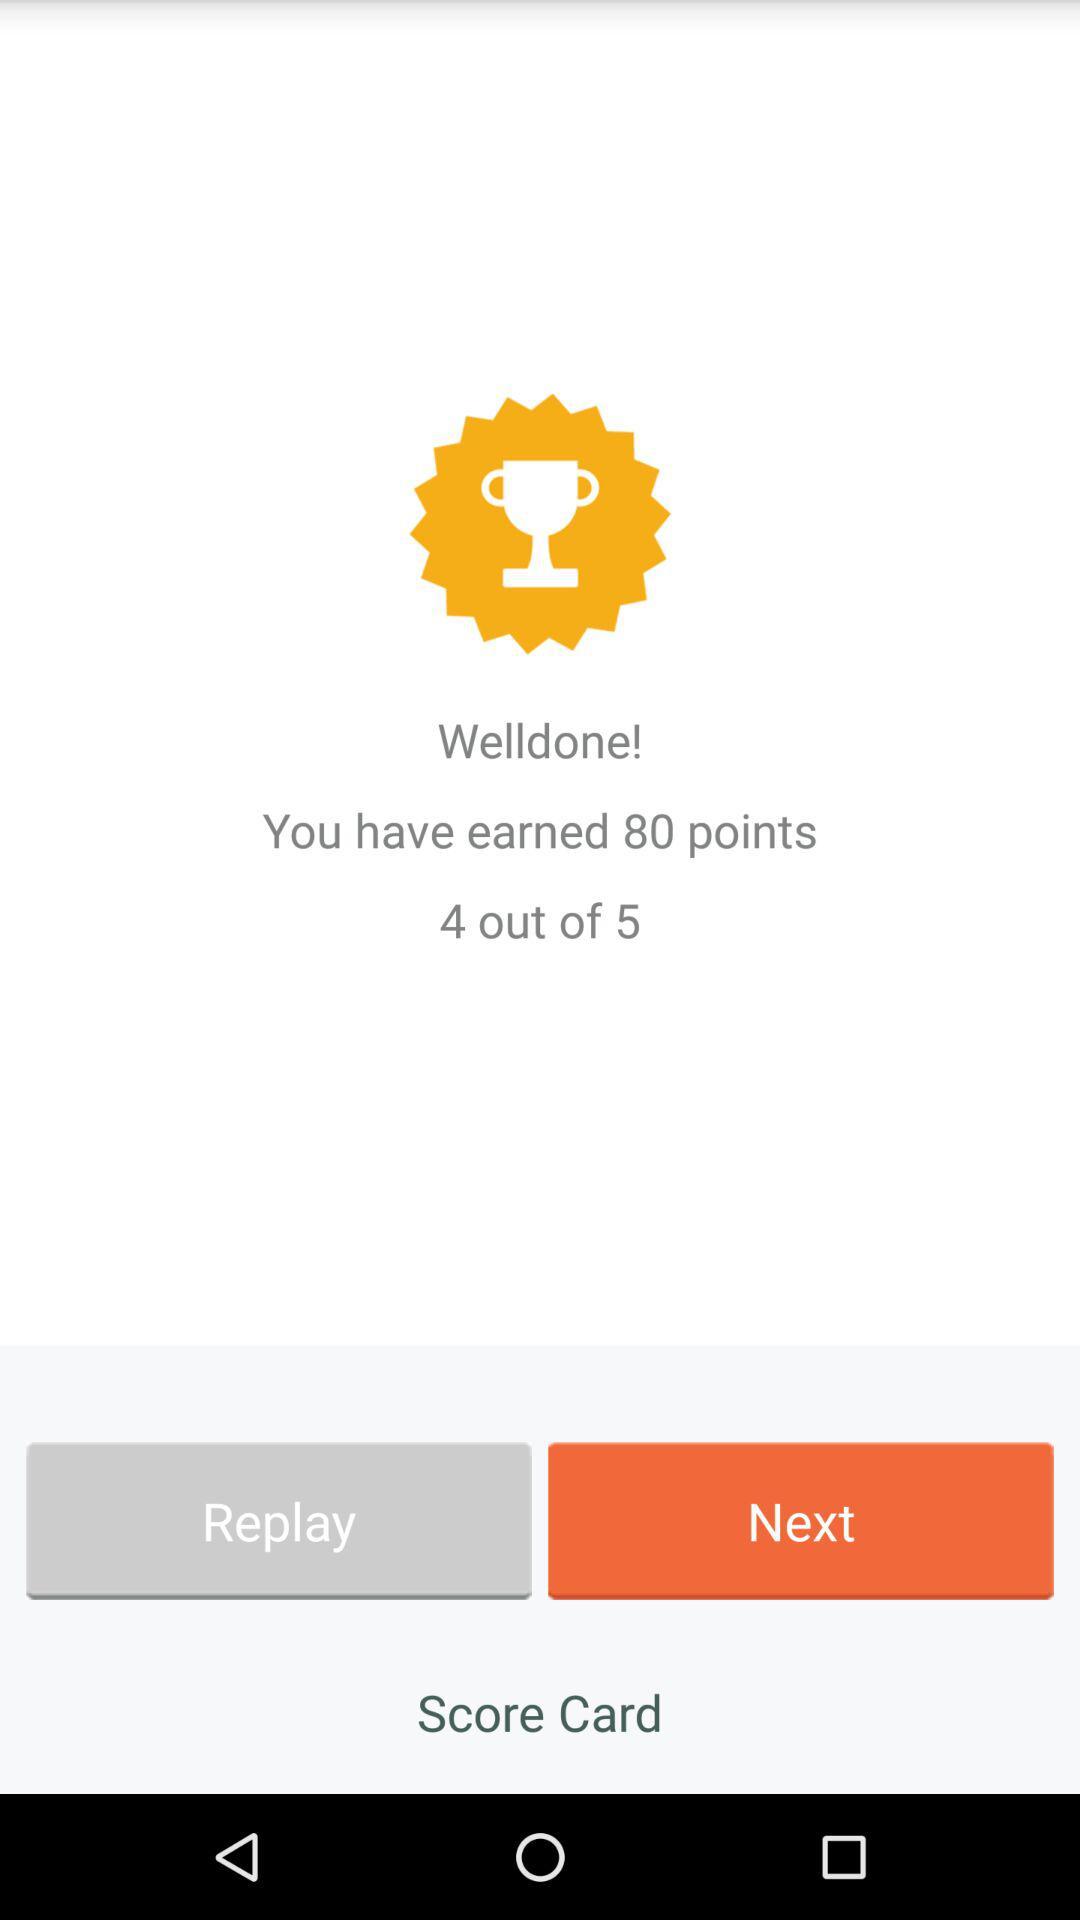 The height and width of the screenshot is (1920, 1080). Describe the element at coordinates (278, 1520) in the screenshot. I see `item to the left of next` at that location.